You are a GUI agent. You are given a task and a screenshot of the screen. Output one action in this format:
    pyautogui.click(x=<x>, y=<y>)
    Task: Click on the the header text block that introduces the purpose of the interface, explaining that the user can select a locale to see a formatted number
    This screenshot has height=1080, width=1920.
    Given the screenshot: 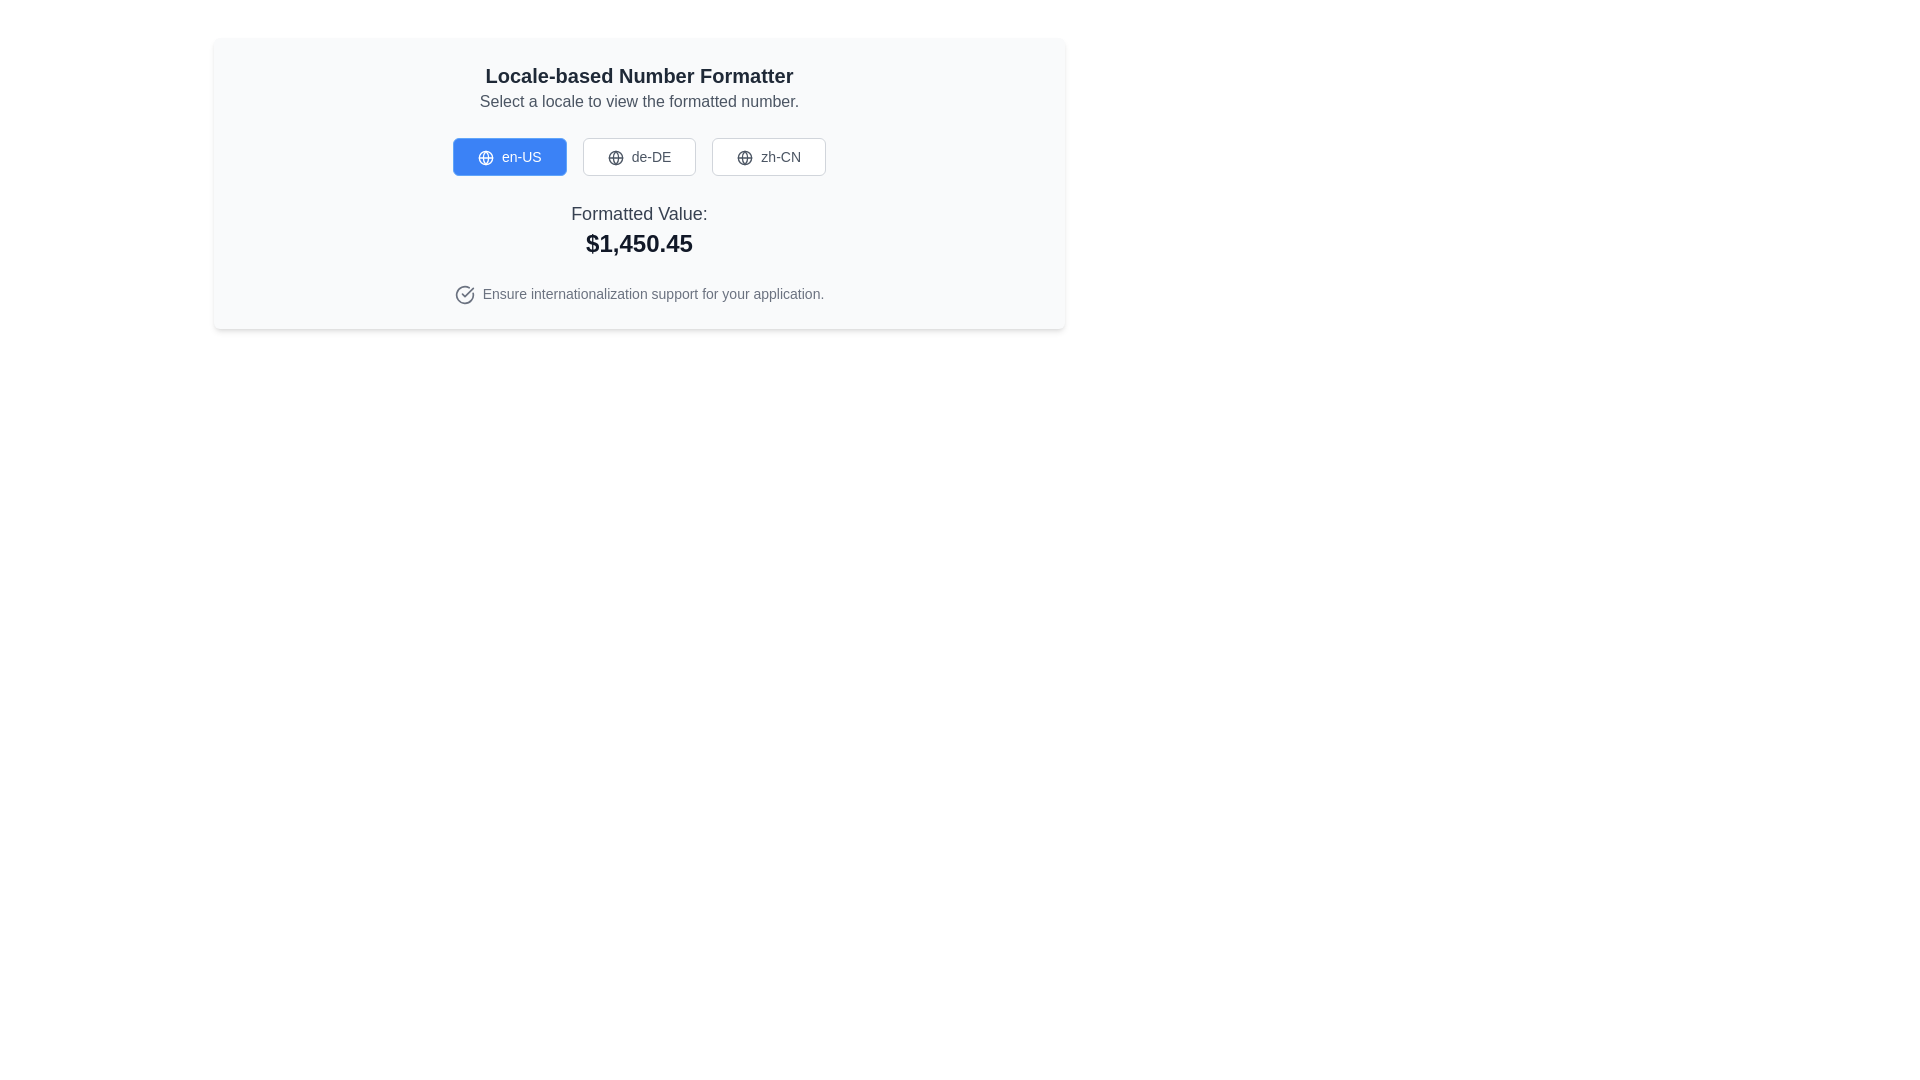 What is the action you would take?
    pyautogui.click(x=638, y=87)
    